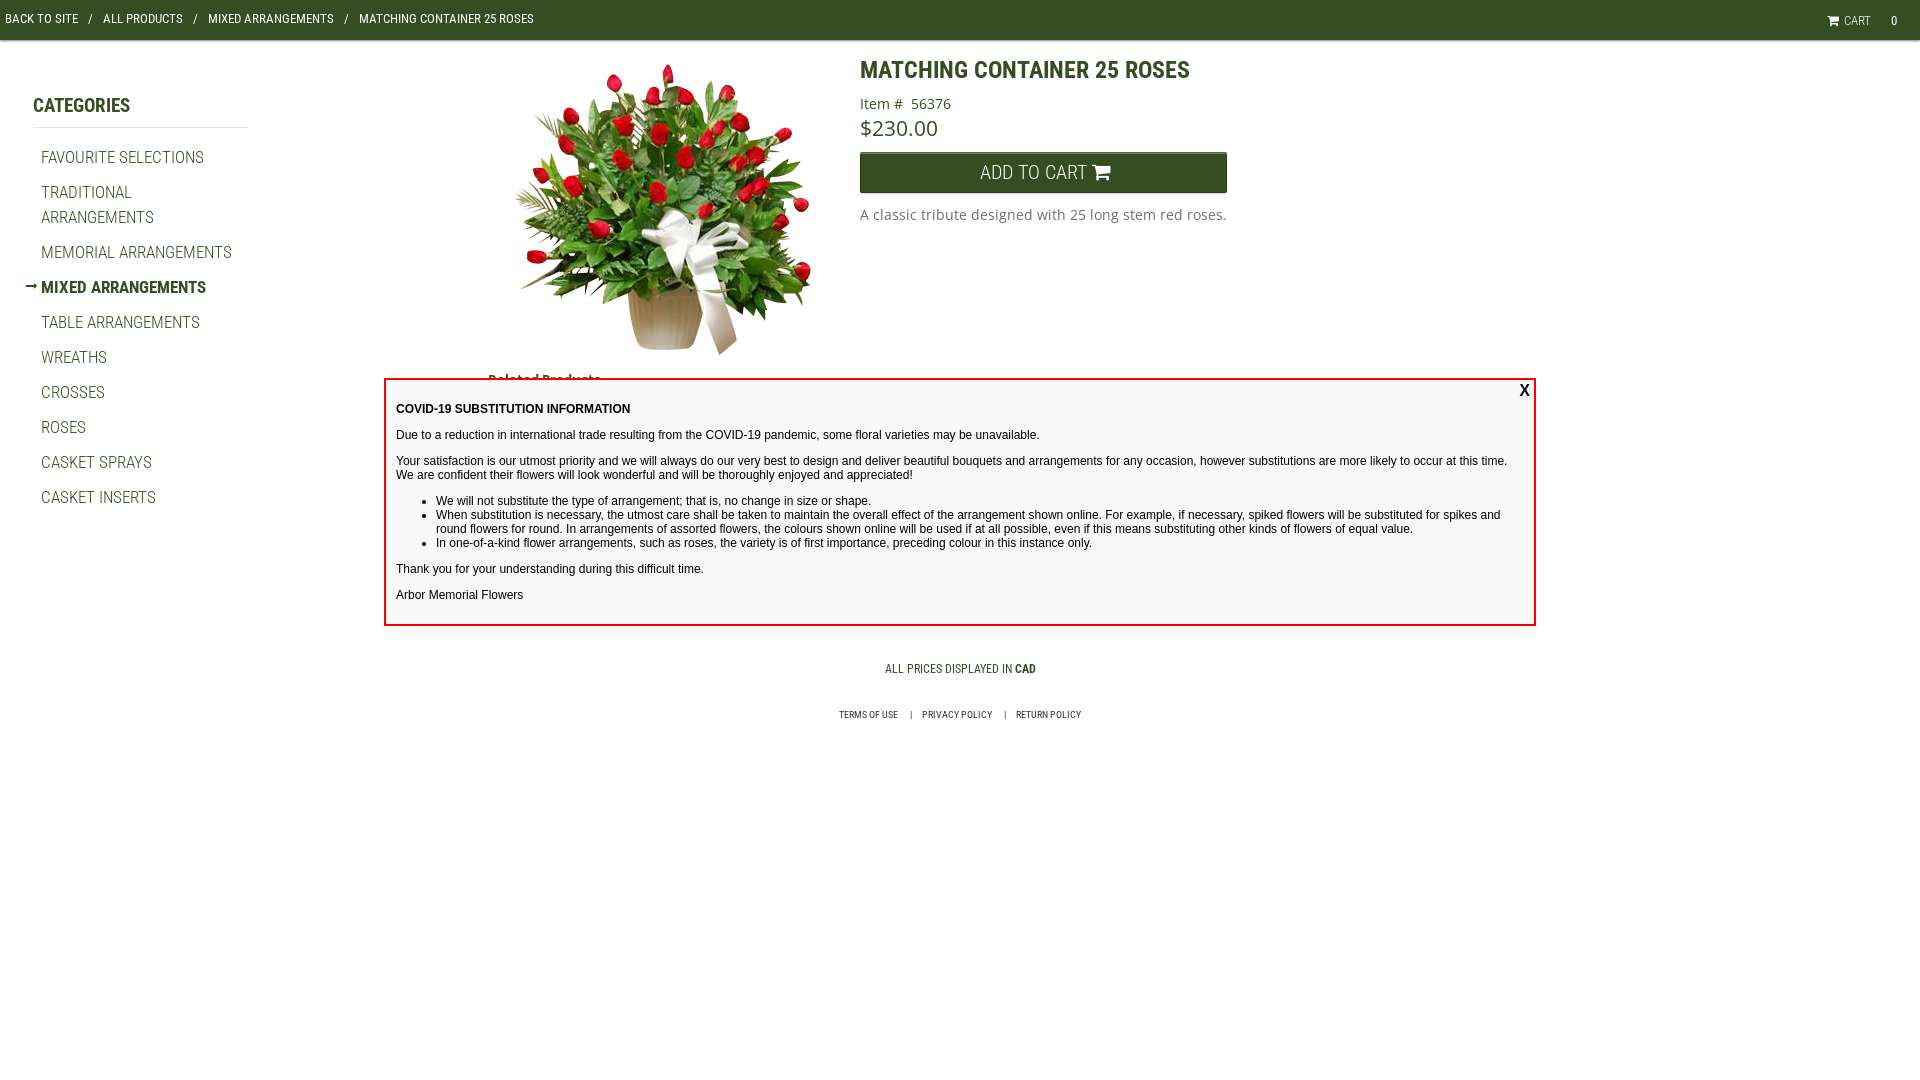 The height and width of the screenshot is (1080, 1920). I want to click on 'BACK TO SITE', so click(48, 18).